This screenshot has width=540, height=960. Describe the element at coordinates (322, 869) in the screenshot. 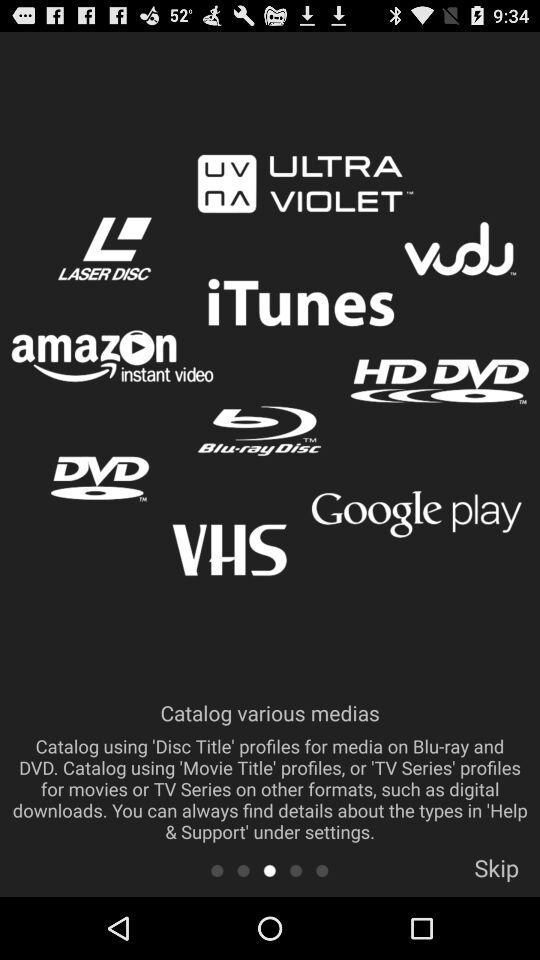

I see `slide 5` at that location.